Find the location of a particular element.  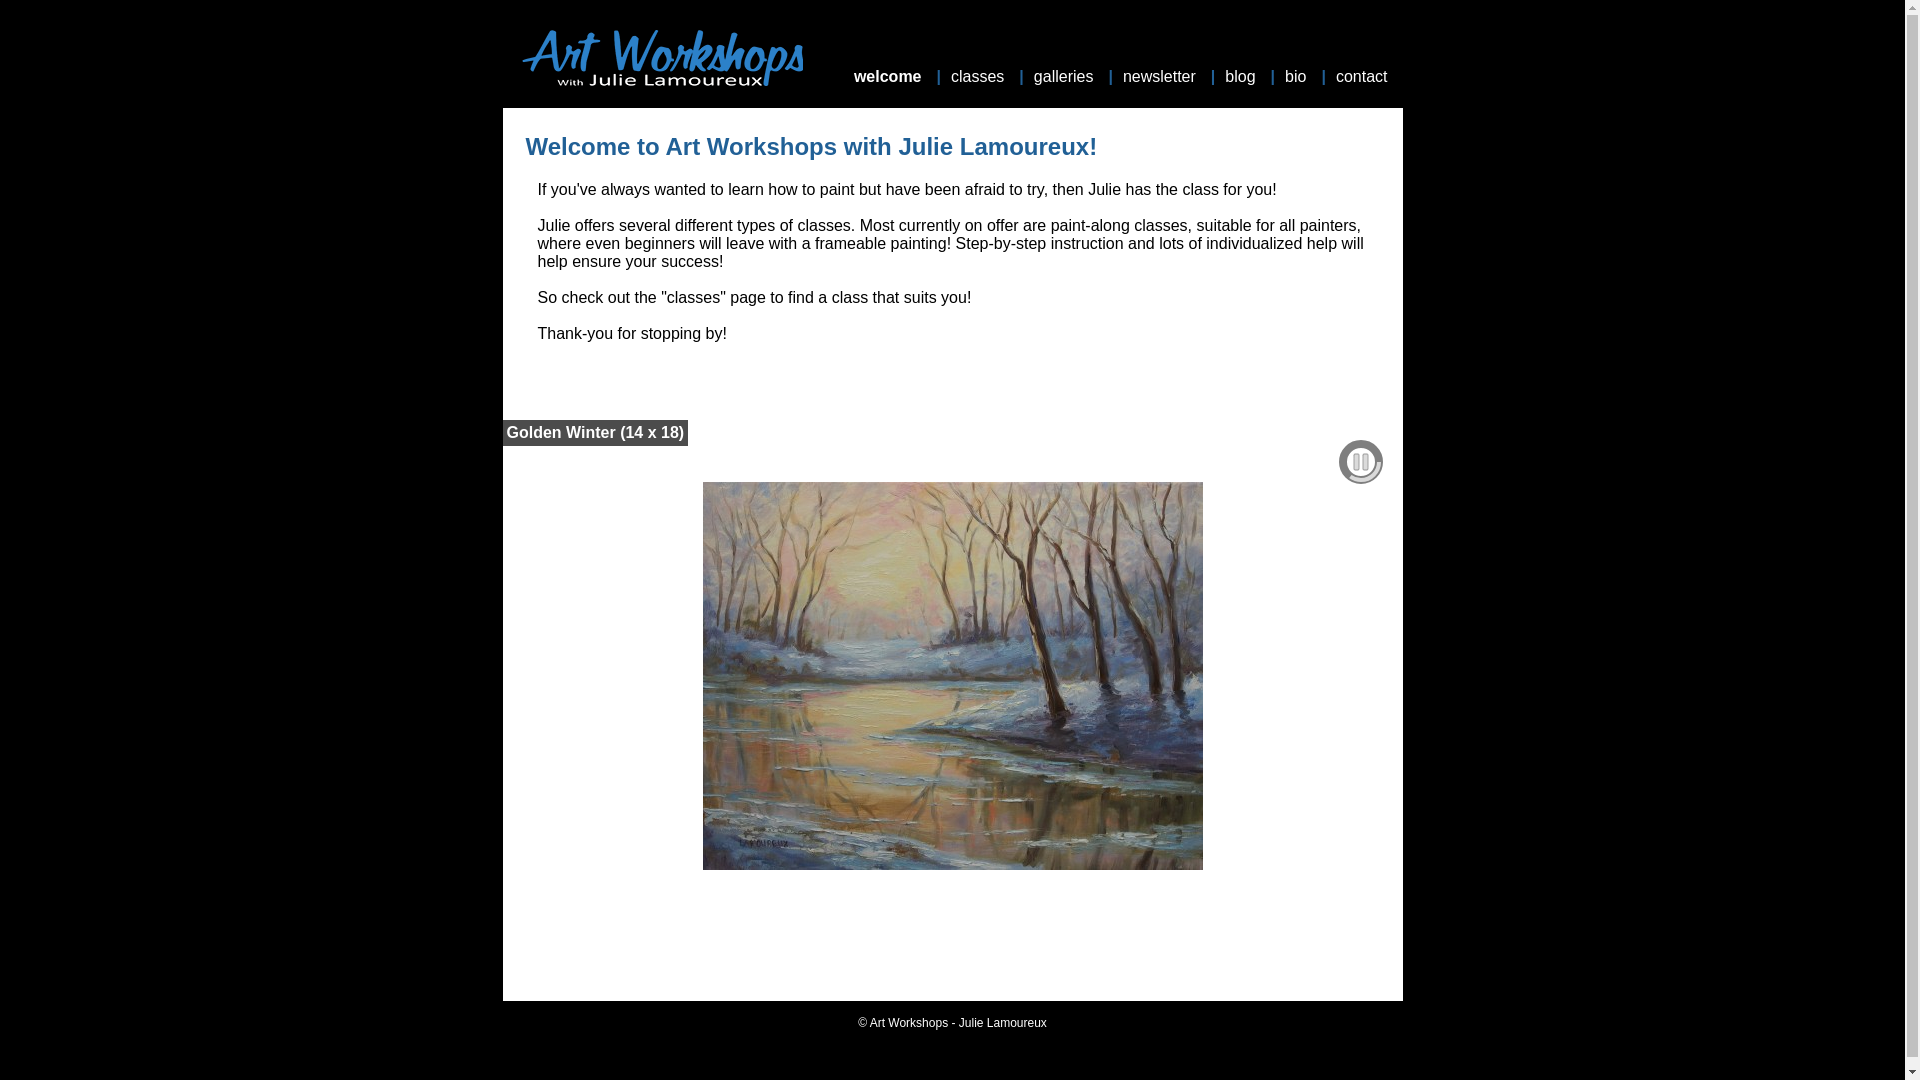

'welcome' is located at coordinates (889, 76).